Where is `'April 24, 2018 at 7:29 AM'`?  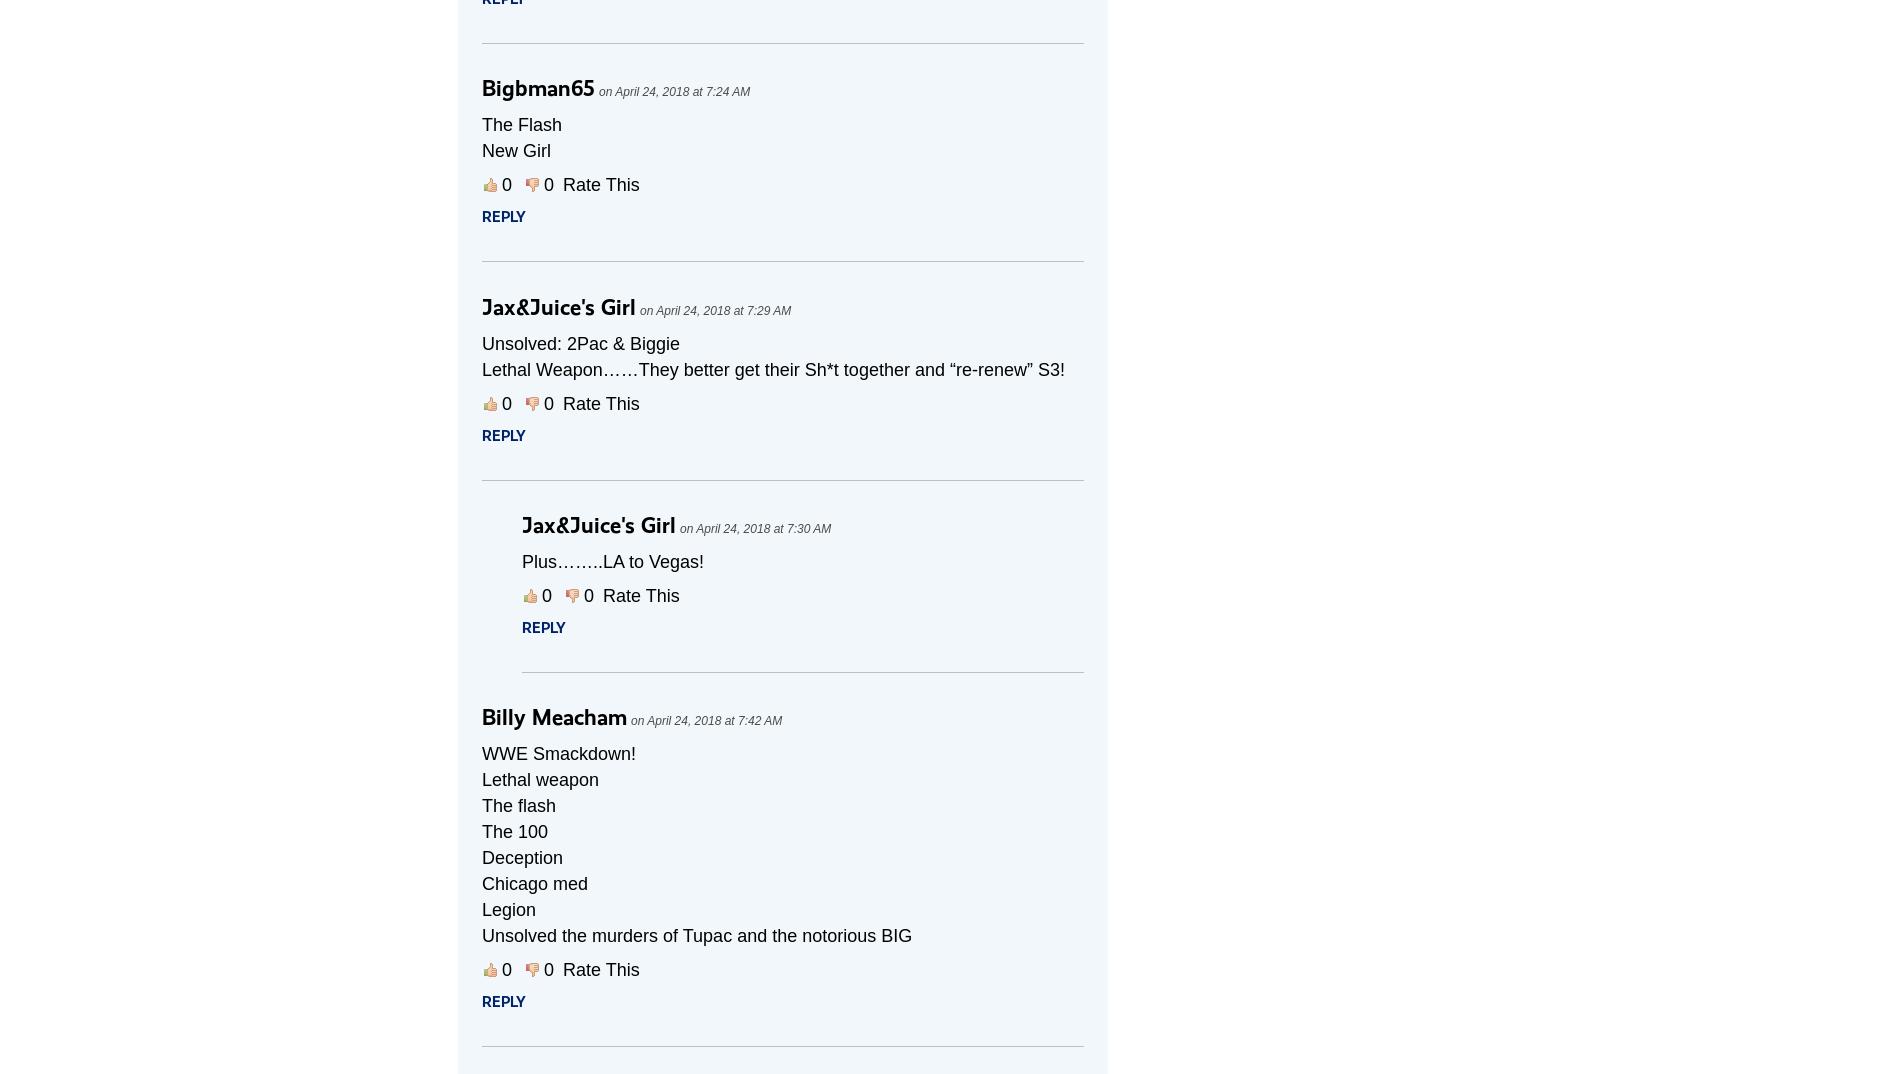 'April 24, 2018 at 7:29 AM' is located at coordinates (722, 311).